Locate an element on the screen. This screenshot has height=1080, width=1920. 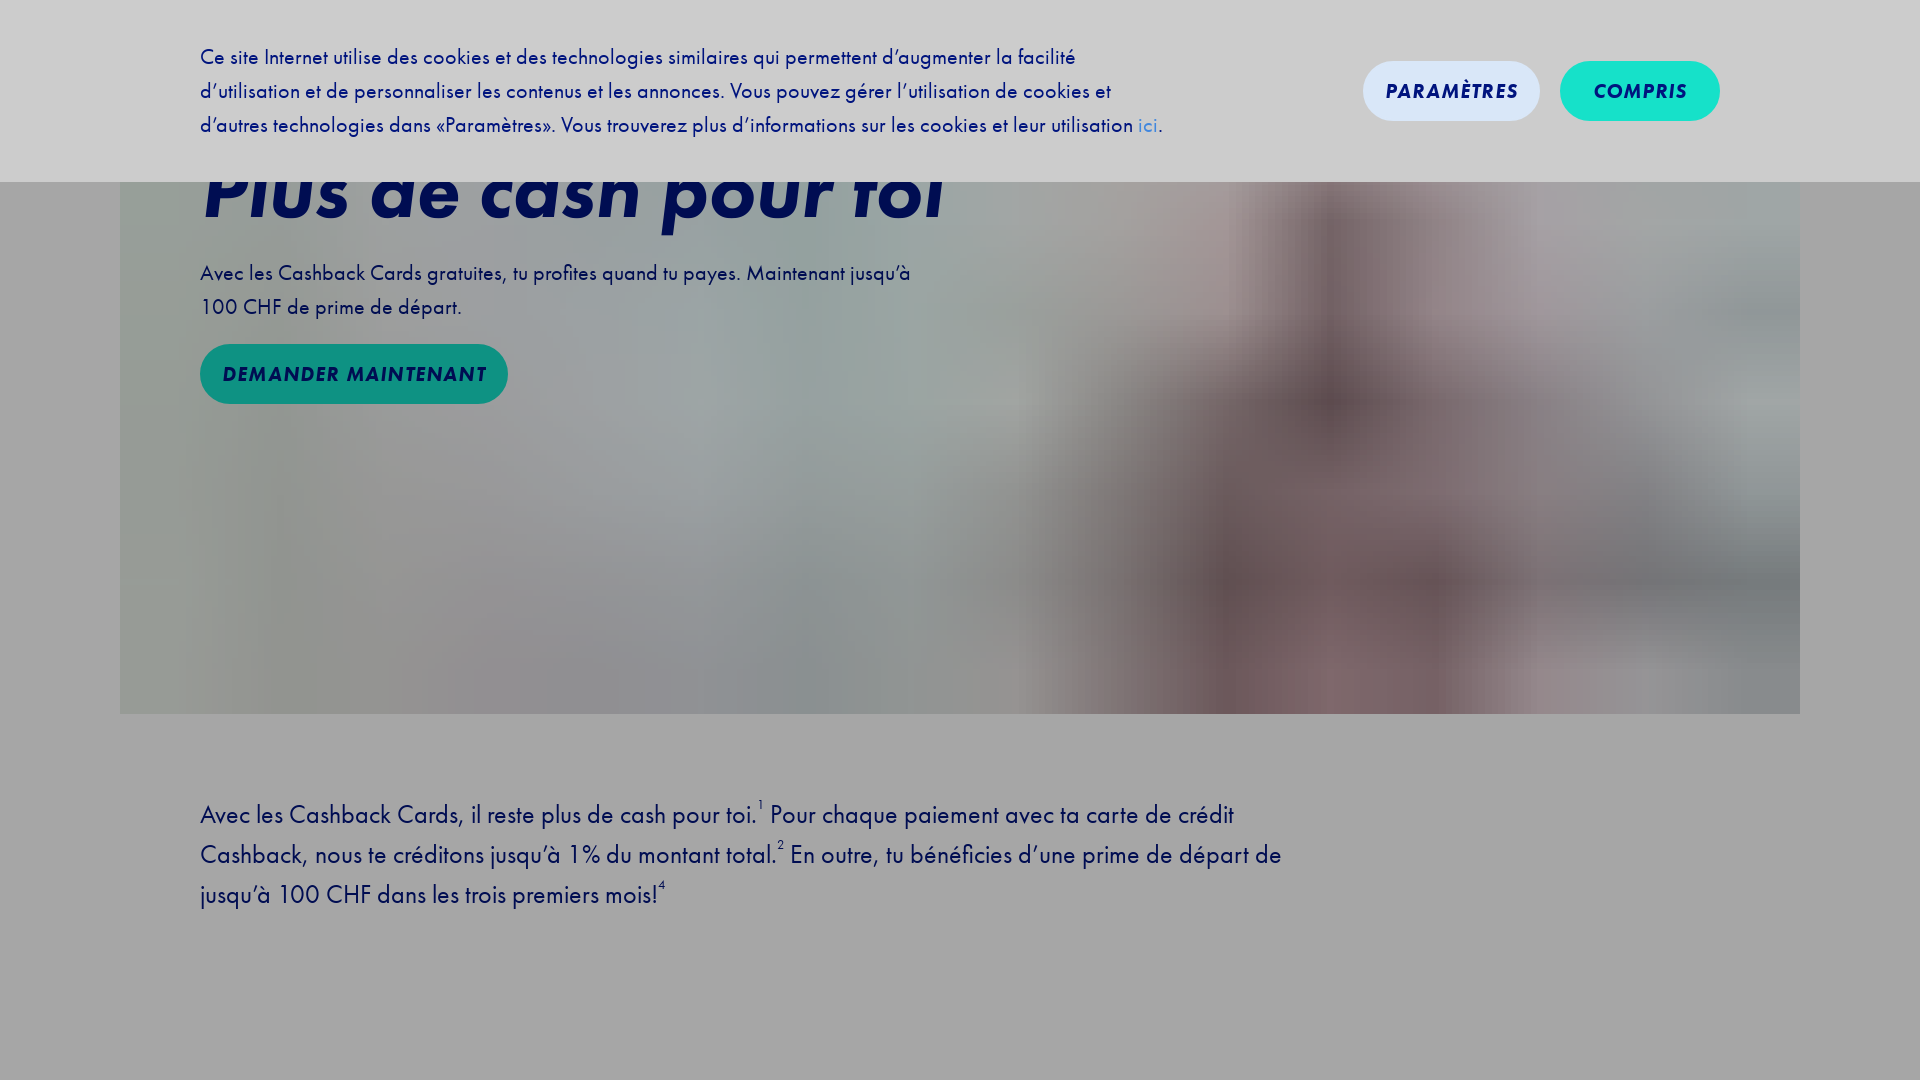
'ici' is located at coordinates (1147, 124).